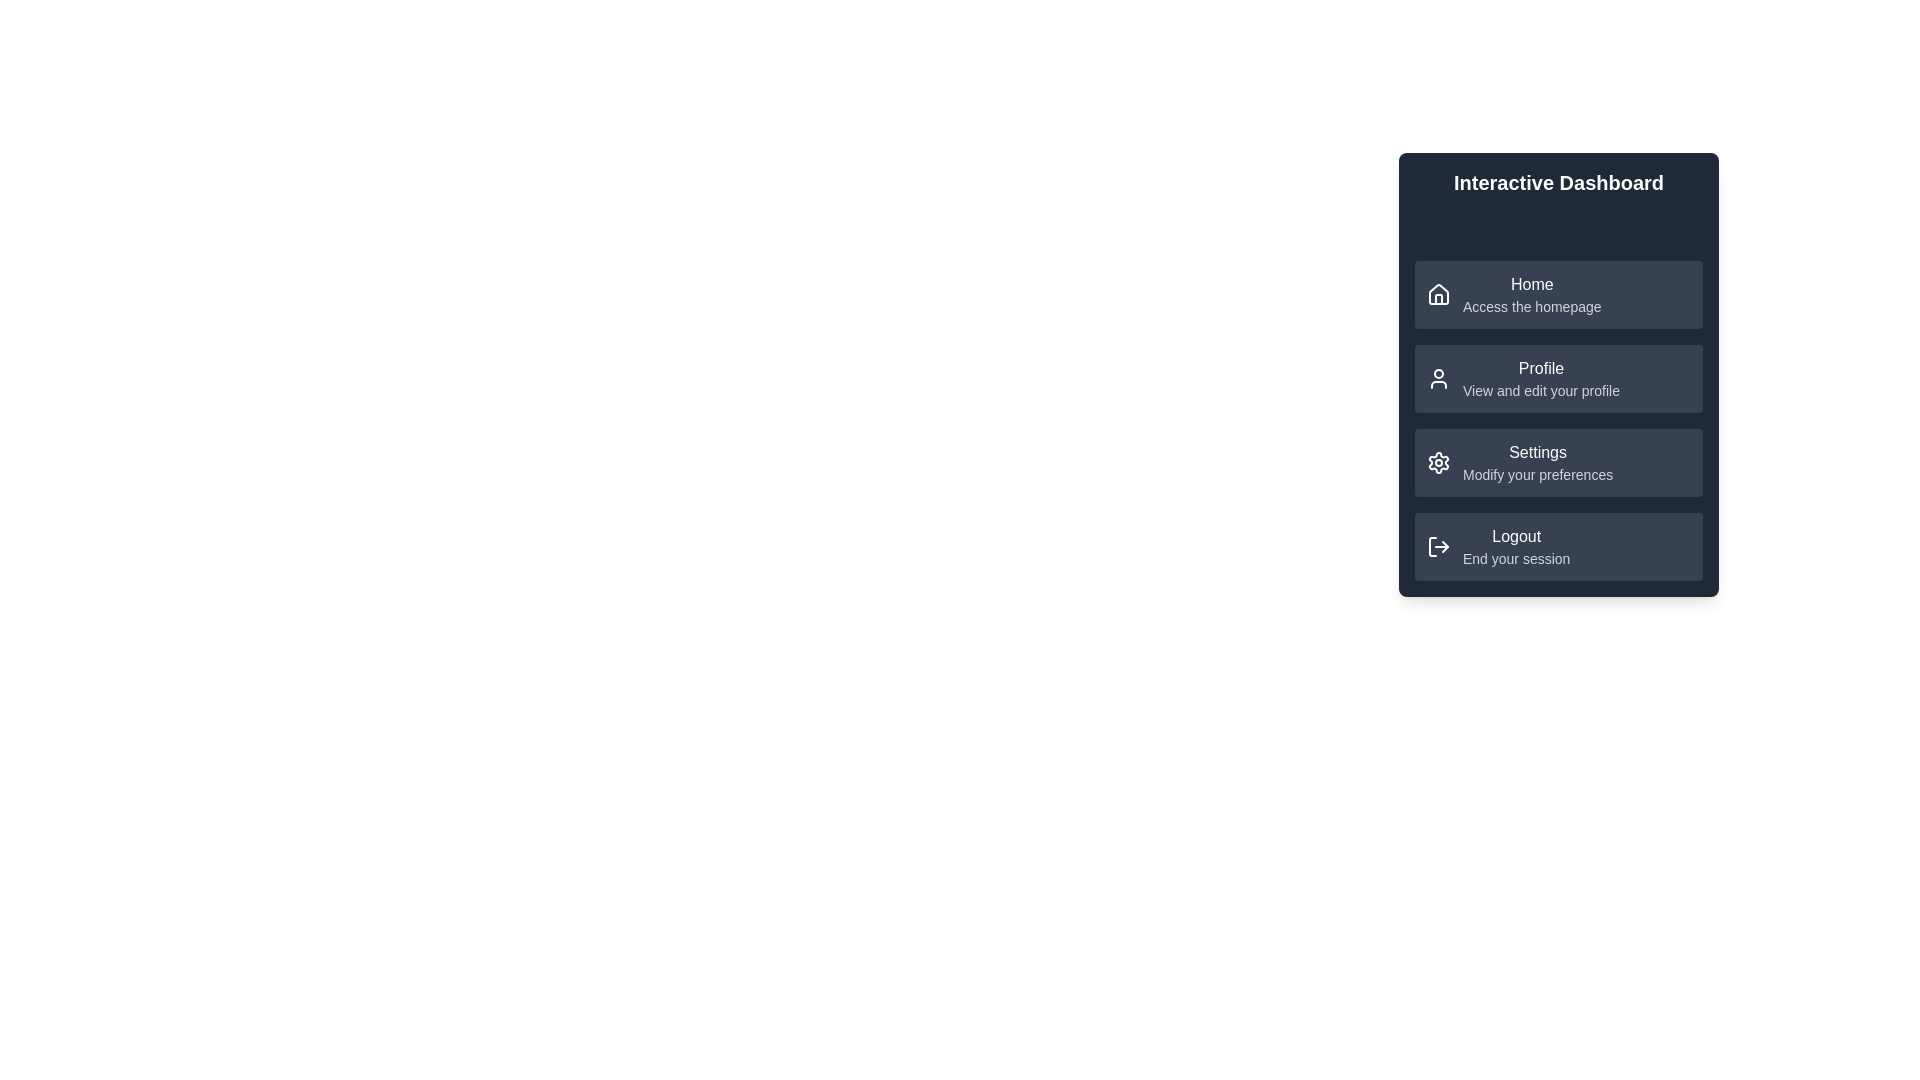  What do you see at coordinates (1558, 462) in the screenshot?
I see `the menu item labeled Settings to navigate to its linked page` at bounding box center [1558, 462].